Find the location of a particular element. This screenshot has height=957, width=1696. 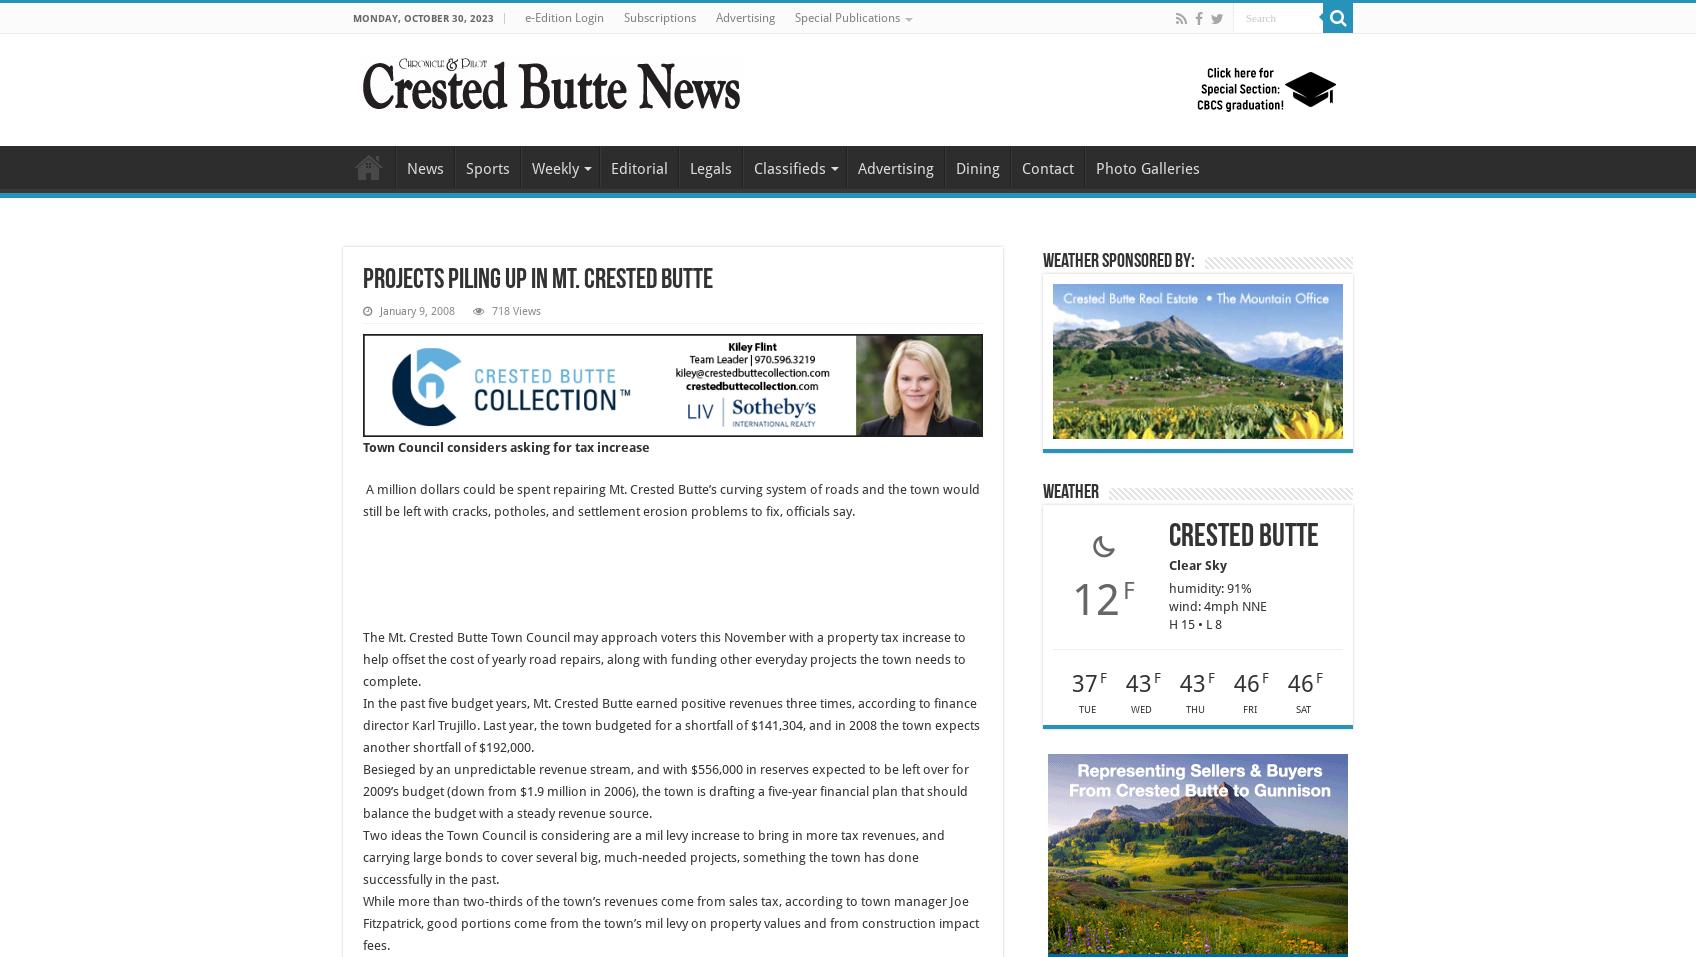

'Projects piling up in Mt. Crested Butte' is located at coordinates (536, 279).